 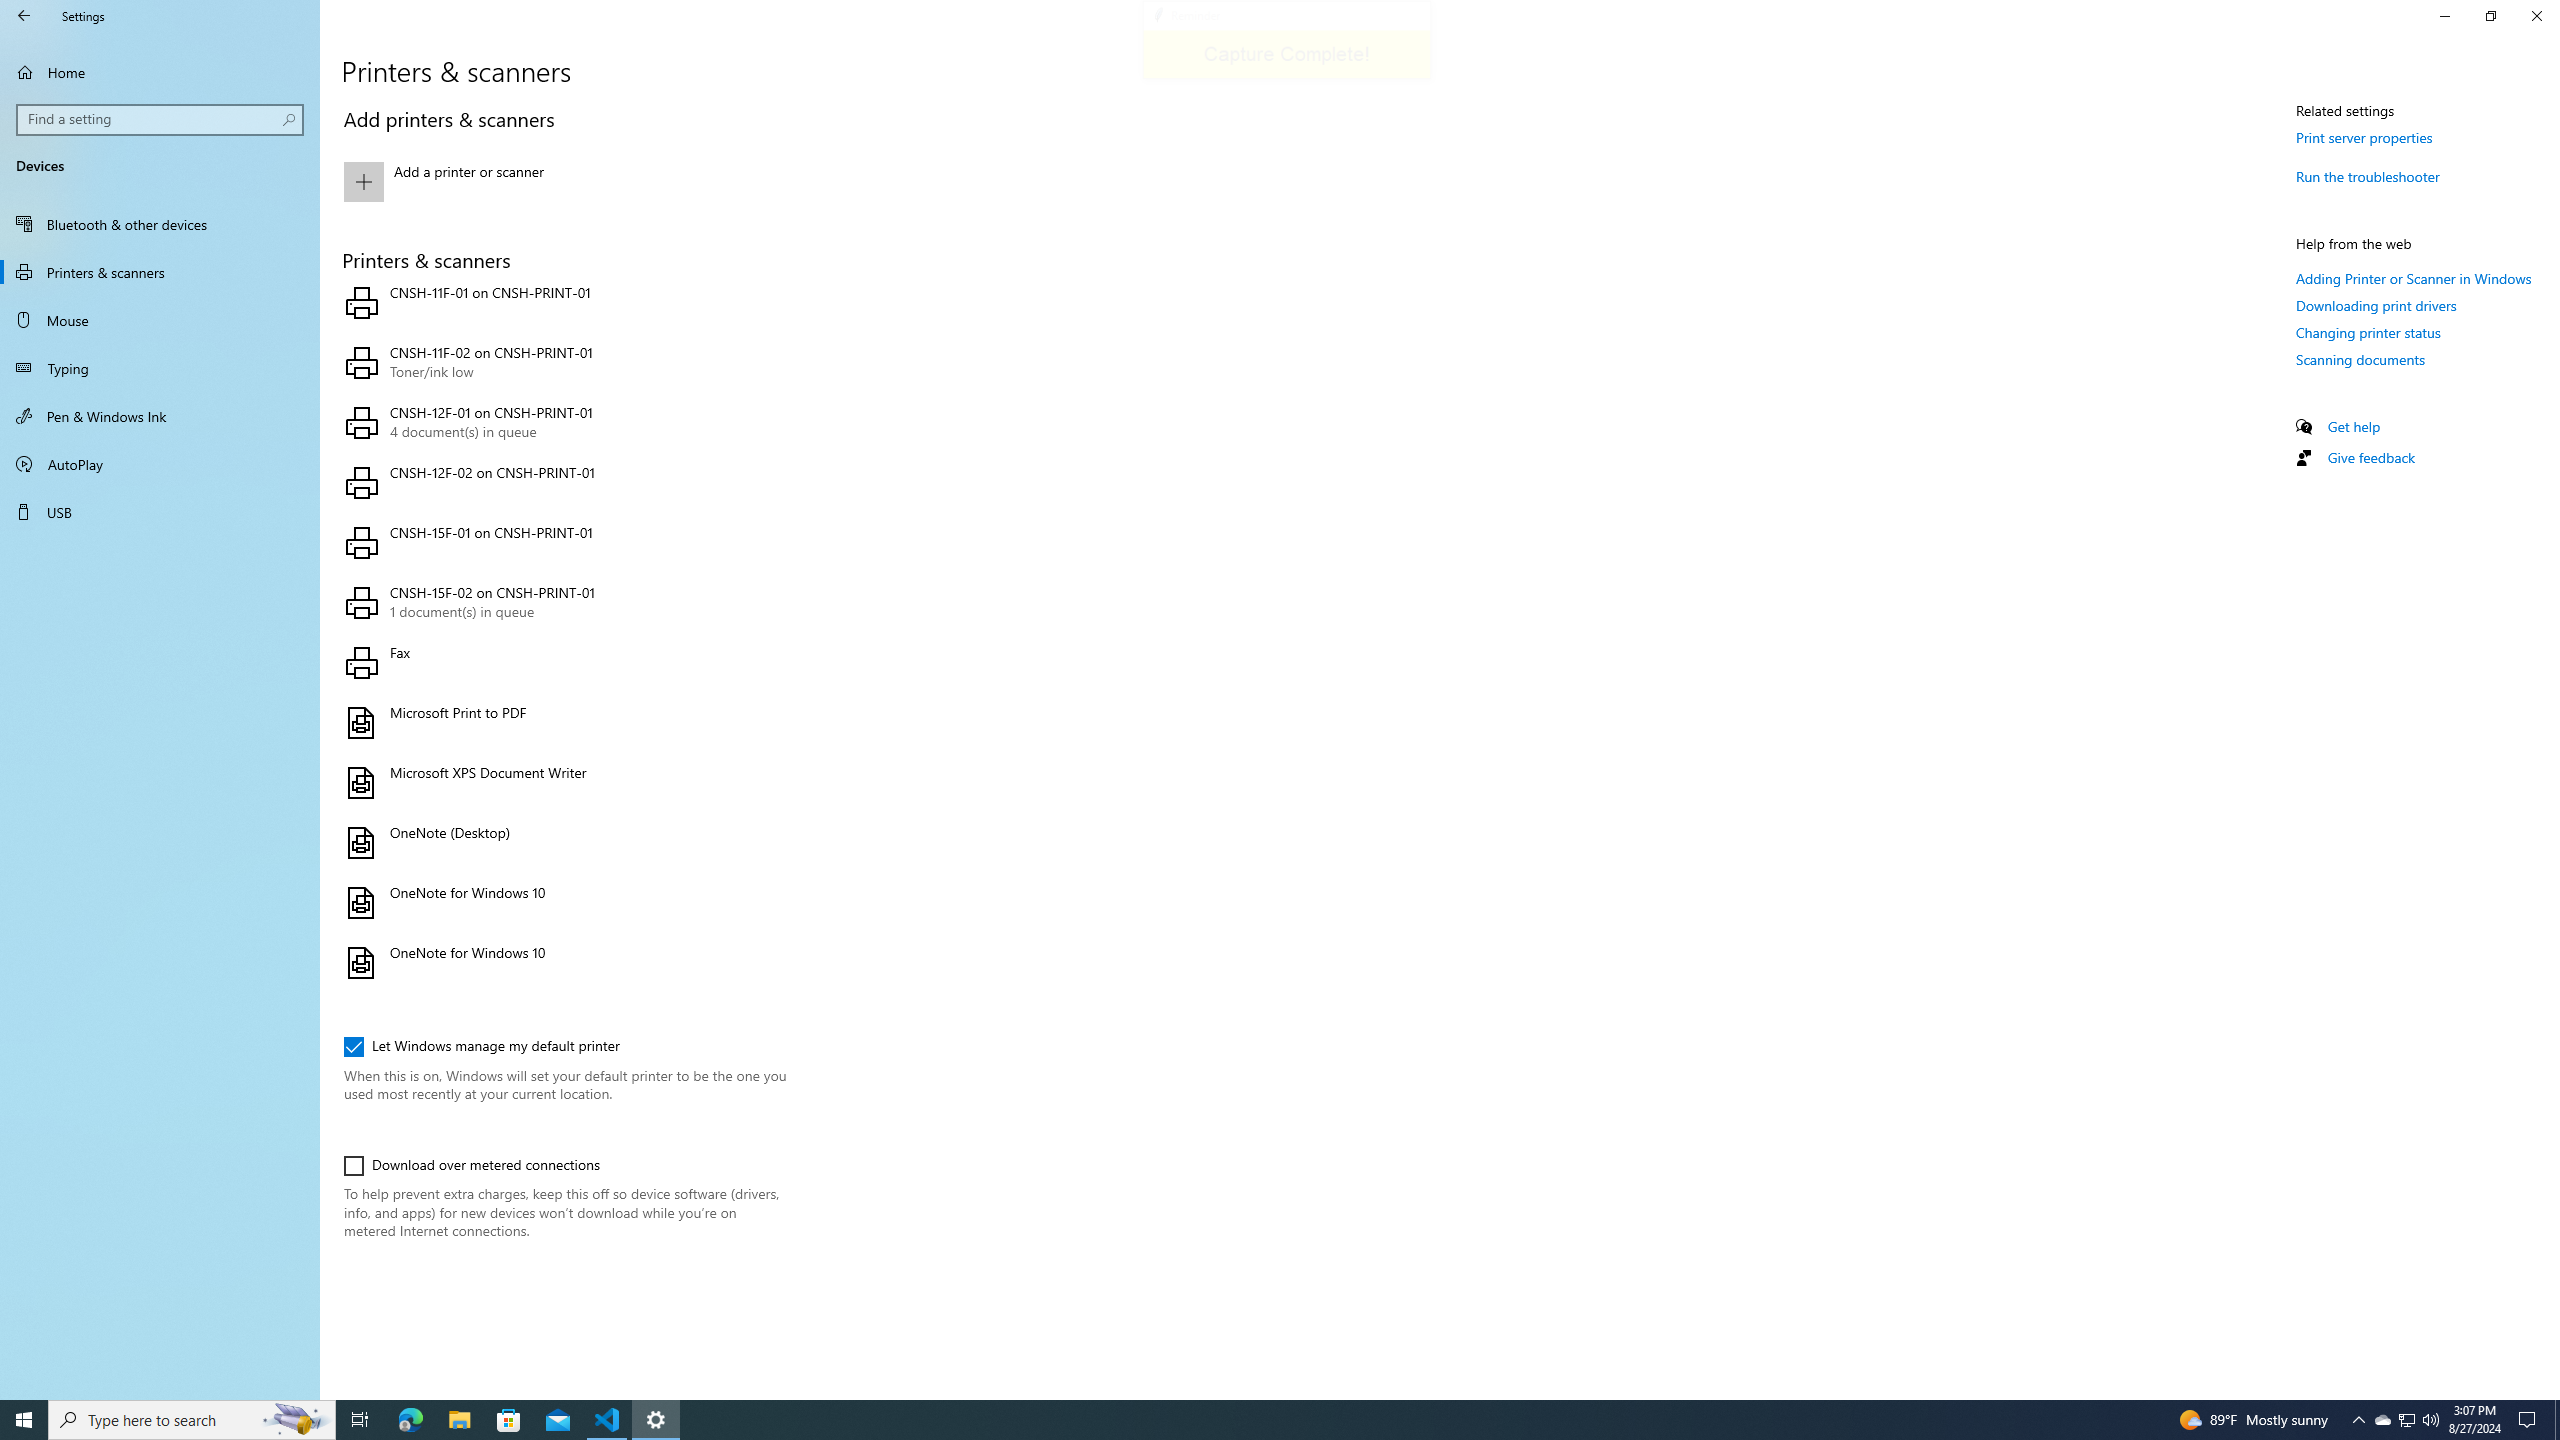 I want to click on 'Print server properties', so click(x=2364, y=137).